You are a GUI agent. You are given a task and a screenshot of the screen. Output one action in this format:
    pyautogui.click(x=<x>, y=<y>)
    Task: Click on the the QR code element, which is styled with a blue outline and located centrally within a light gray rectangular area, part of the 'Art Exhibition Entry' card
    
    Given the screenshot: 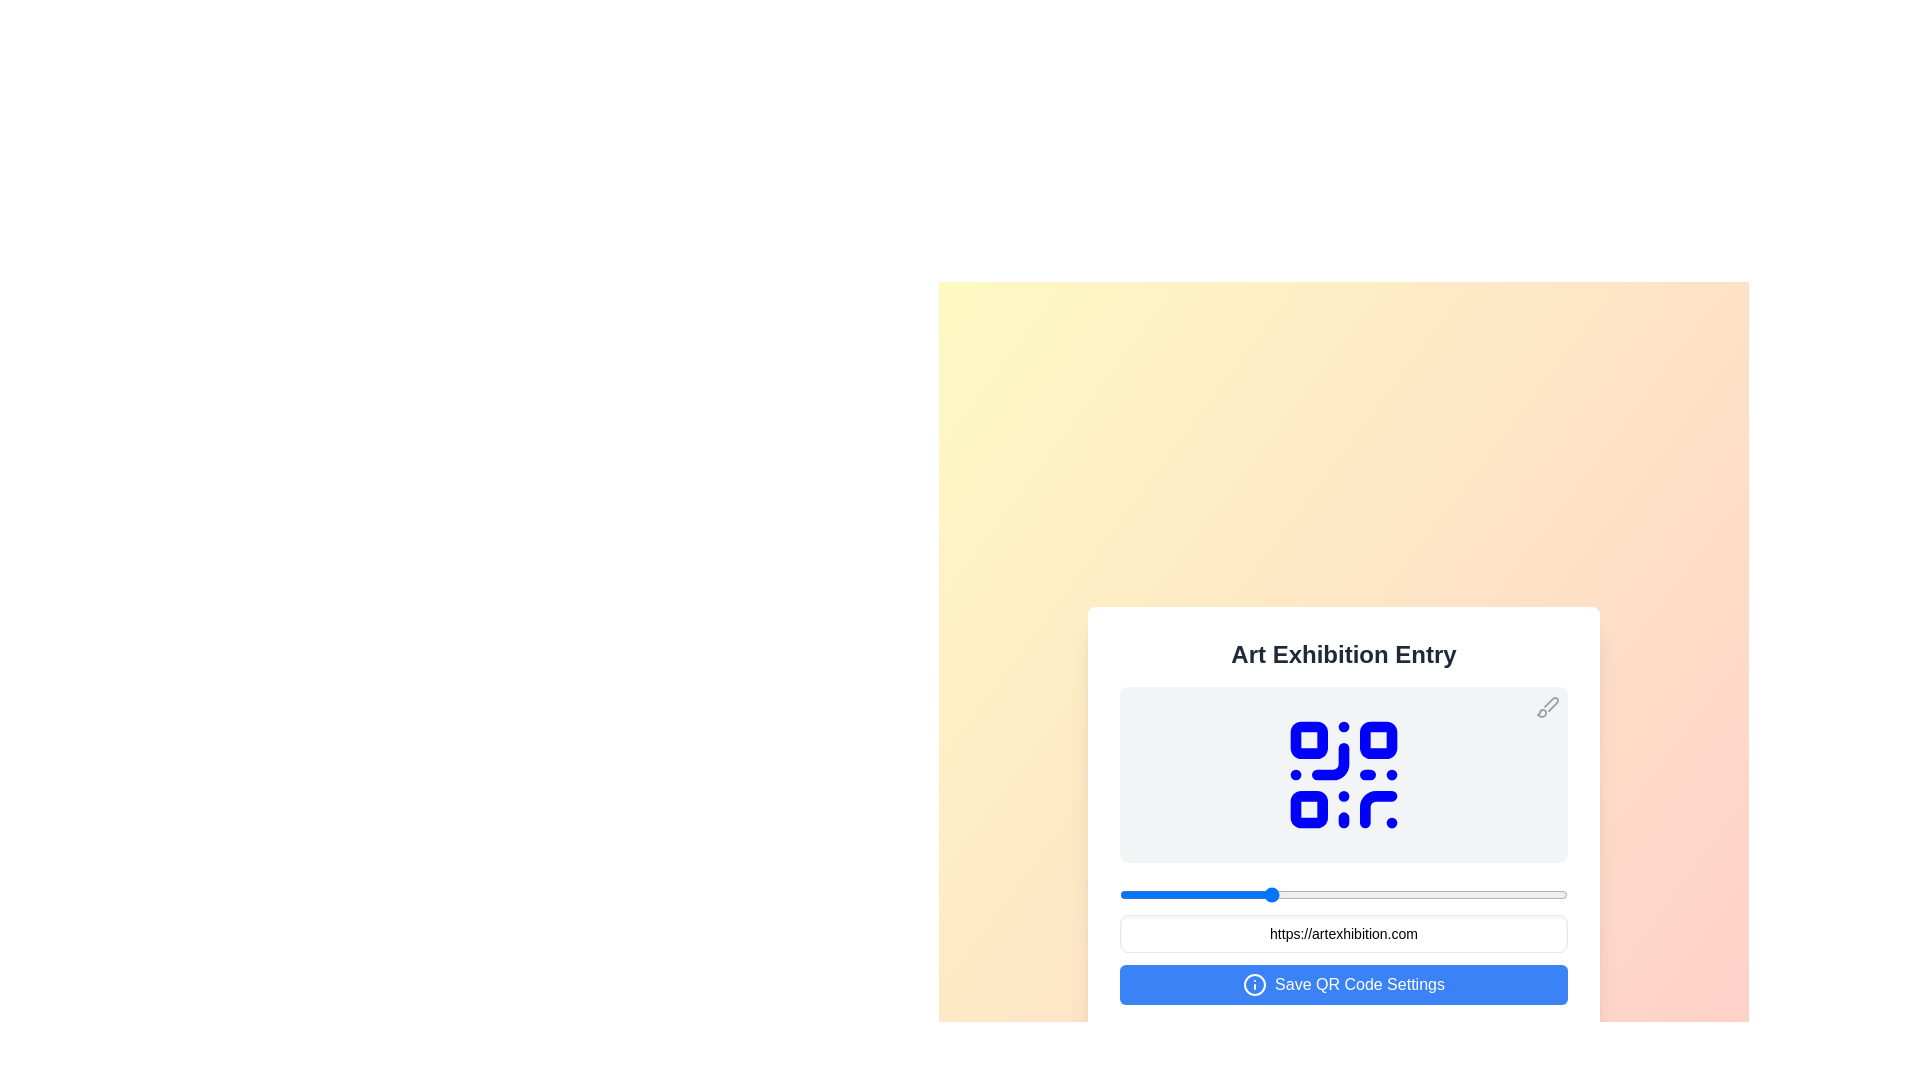 What is the action you would take?
    pyautogui.click(x=1344, y=774)
    